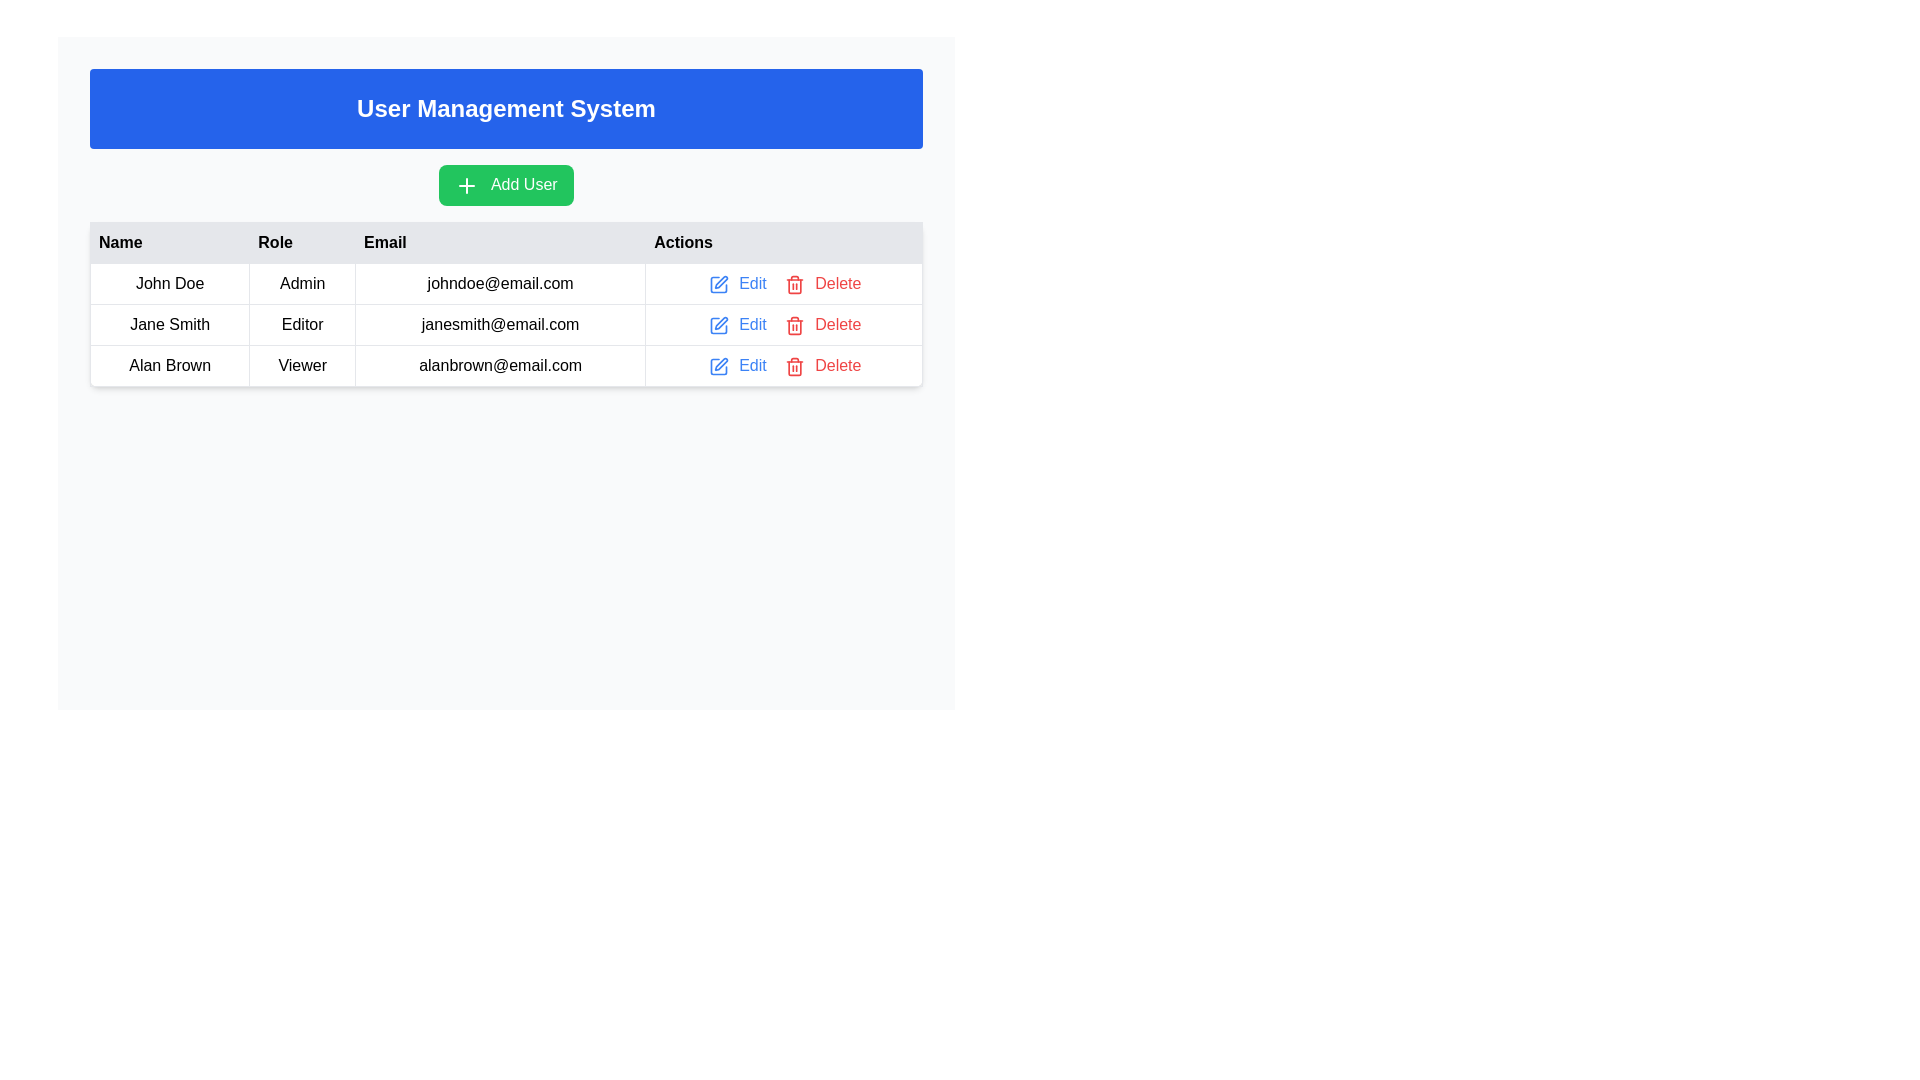  I want to click on the static text label indicating the role of the user 'John Doe' as 'Admin' in the user management table, so click(301, 283).